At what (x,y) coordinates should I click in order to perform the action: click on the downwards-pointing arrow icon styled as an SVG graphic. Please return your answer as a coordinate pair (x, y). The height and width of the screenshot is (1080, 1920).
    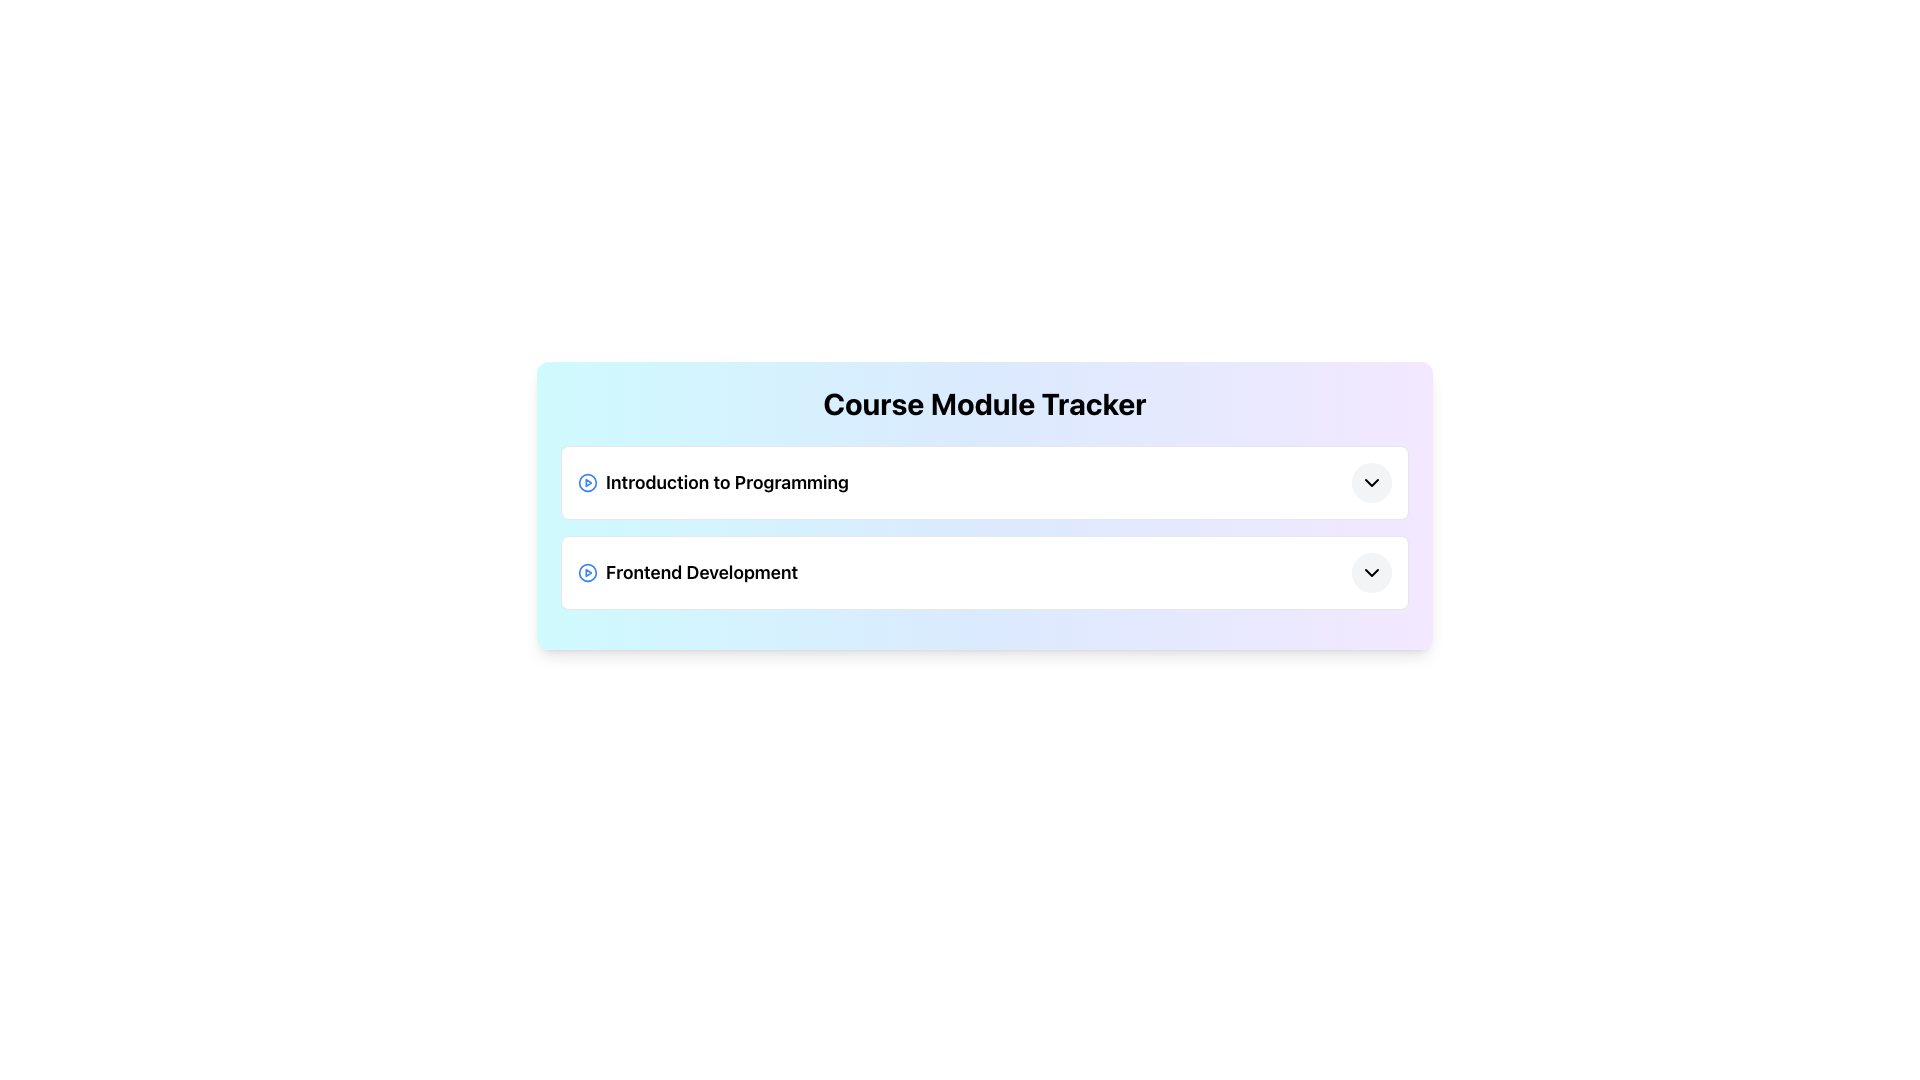
    Looking at the image, I should click on (1371, 482).